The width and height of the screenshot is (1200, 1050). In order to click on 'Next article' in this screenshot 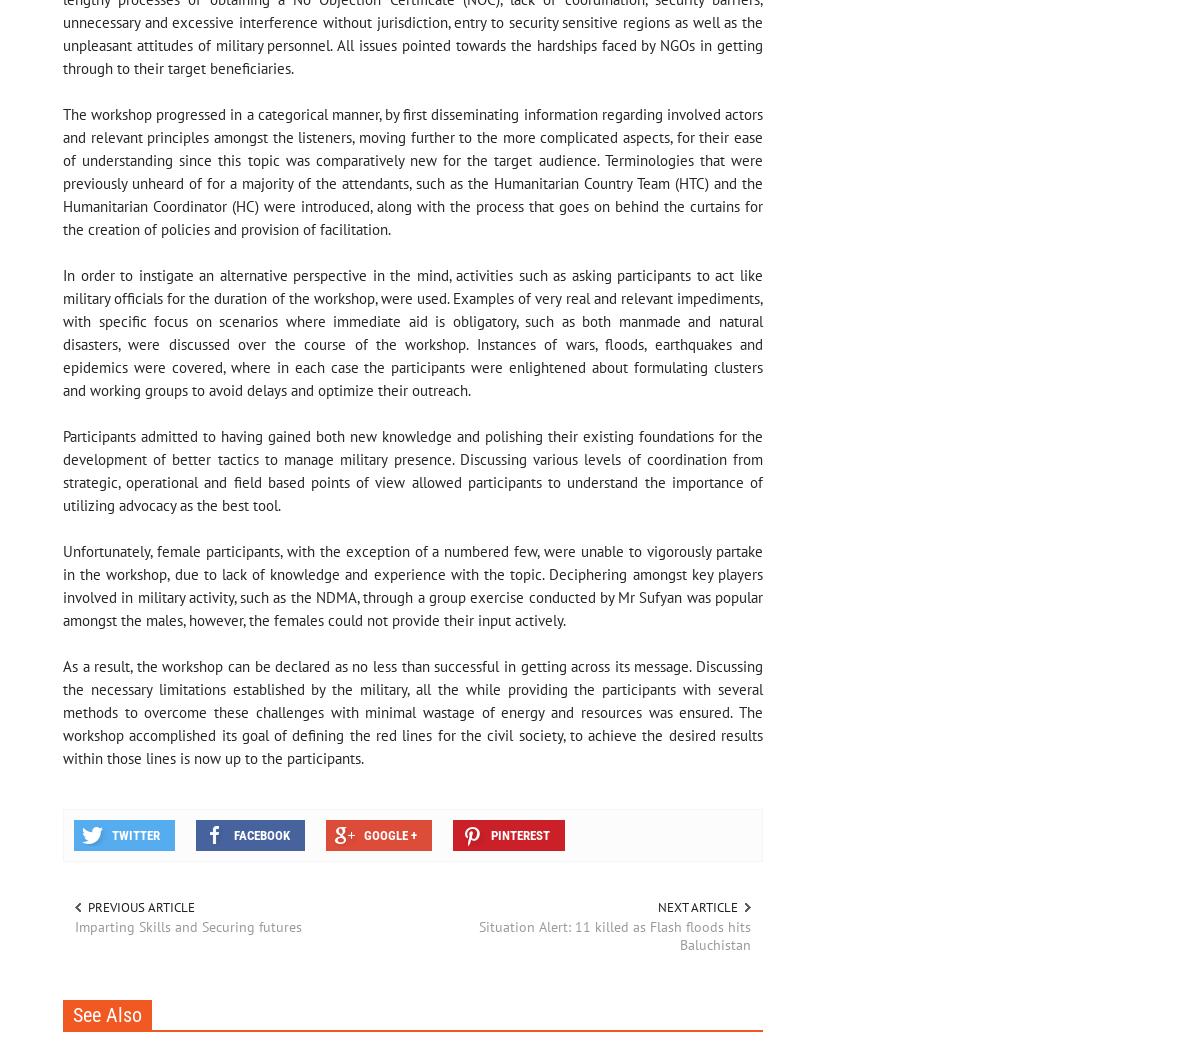, I will do `click(696, 906)`.